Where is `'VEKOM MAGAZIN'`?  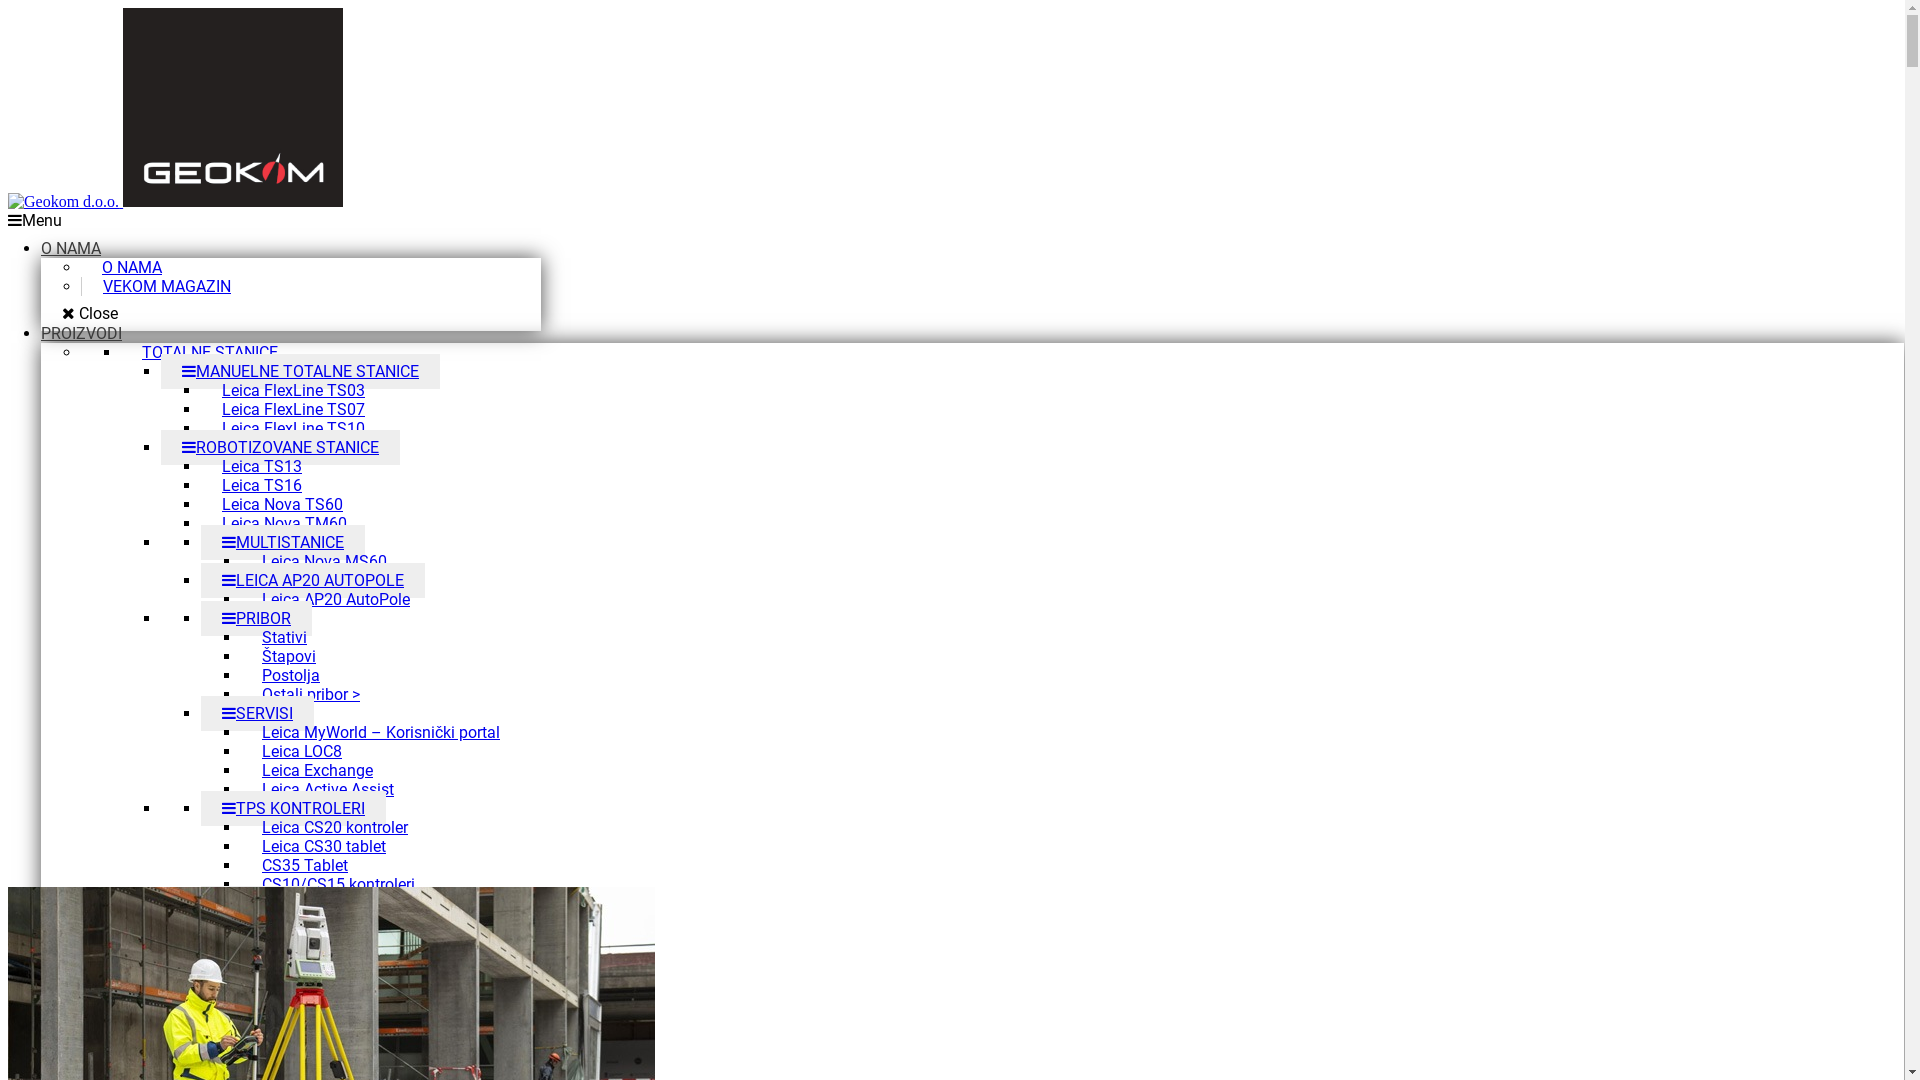
'VEKOM MAGAZIN' is located at coordinates (80, 286).